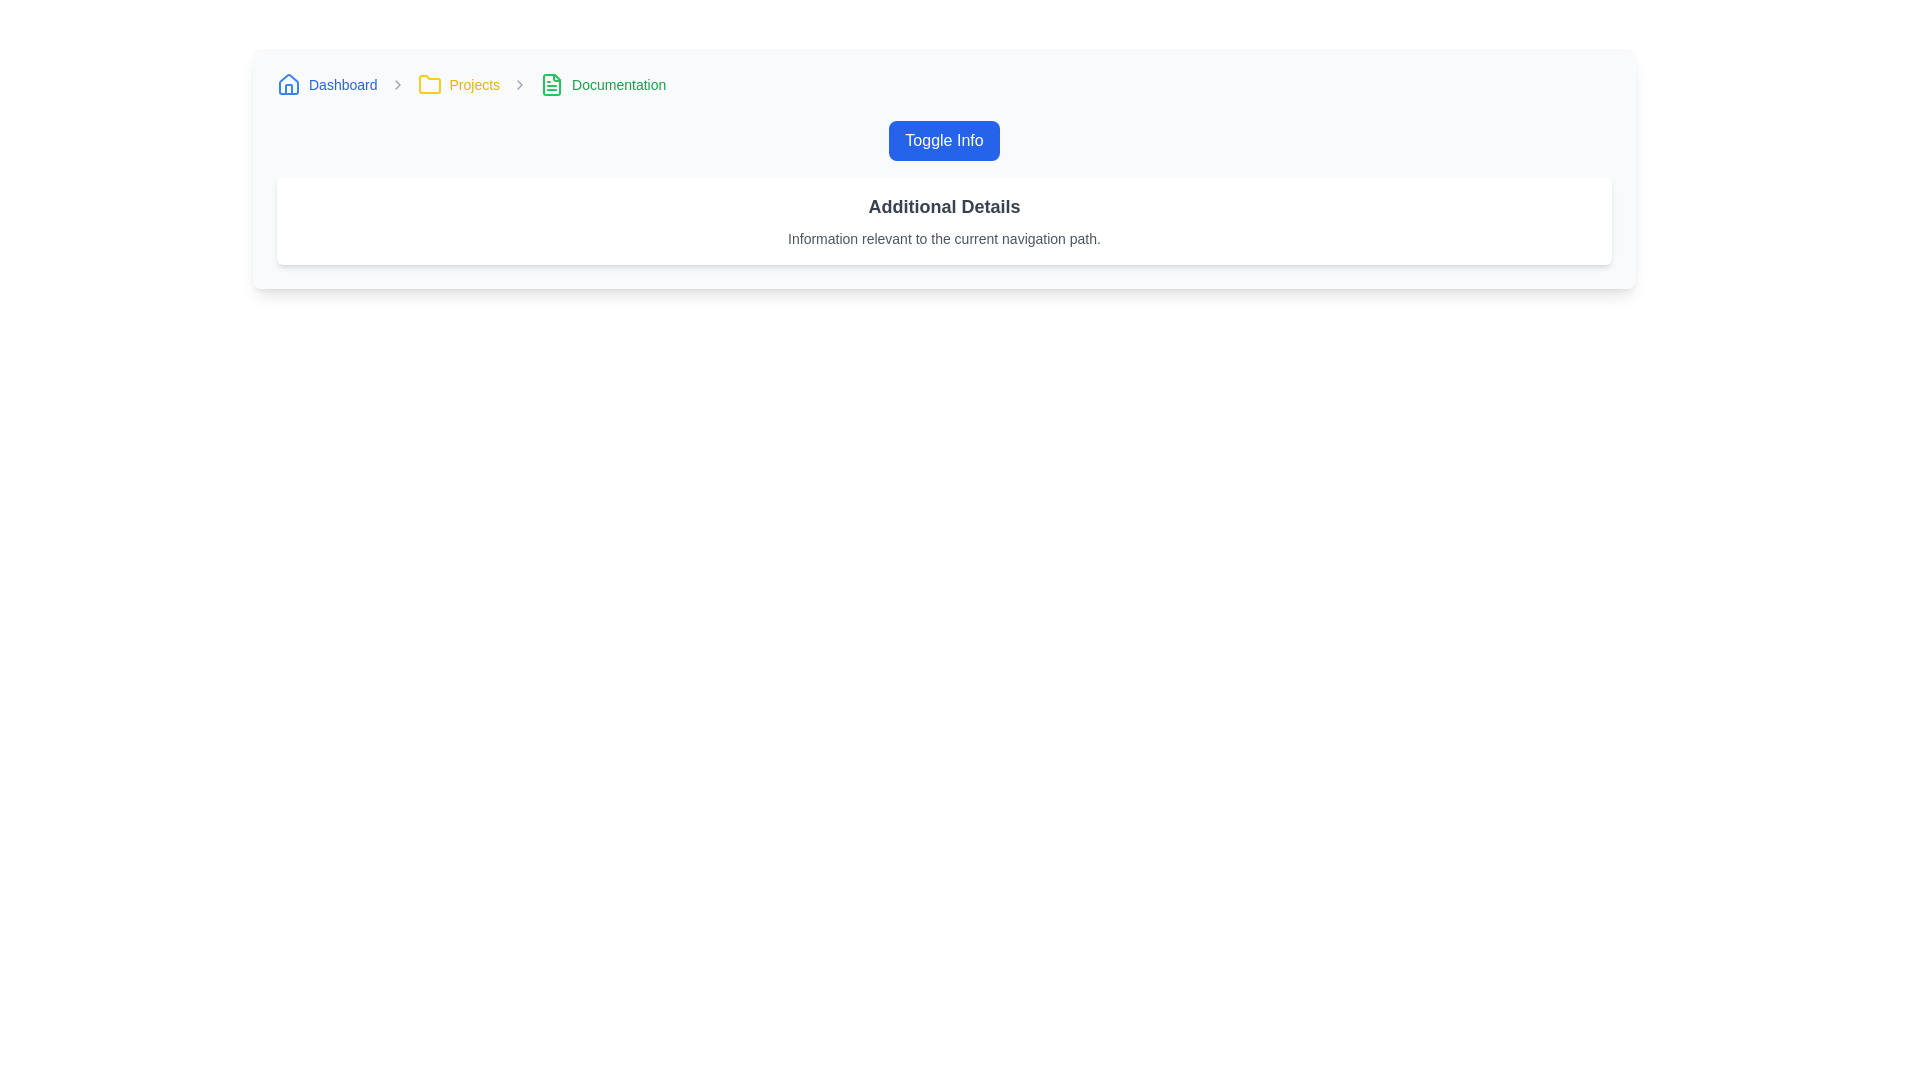 Image resolution: width=1920 pixels, height=1080 pixels. What do you see at coordinates (943, 238) in the screenshot?
I see `supplementary details provided by the text label located directly beneath the 'Additional Details' label in the UI` at bounding box center [943, 238].